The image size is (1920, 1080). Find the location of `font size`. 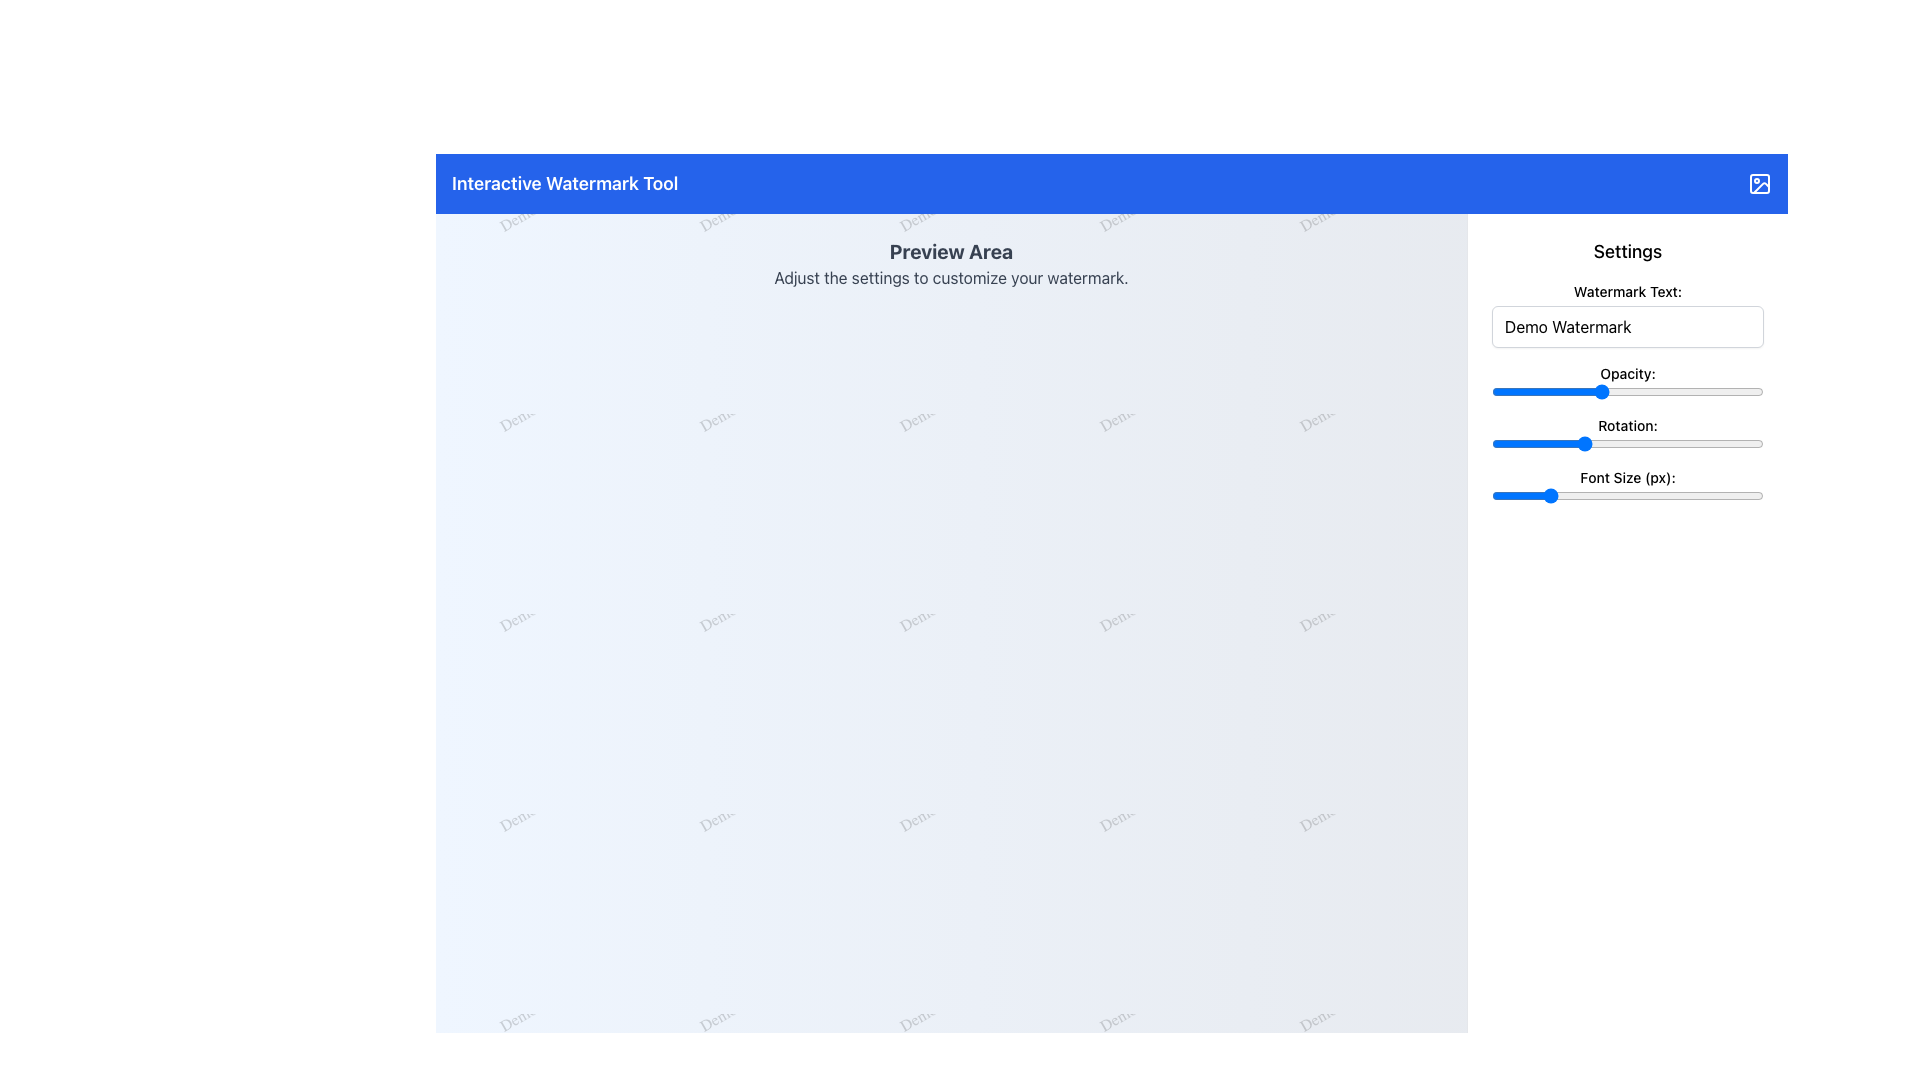

font size is located at coordinates (1501, 495).